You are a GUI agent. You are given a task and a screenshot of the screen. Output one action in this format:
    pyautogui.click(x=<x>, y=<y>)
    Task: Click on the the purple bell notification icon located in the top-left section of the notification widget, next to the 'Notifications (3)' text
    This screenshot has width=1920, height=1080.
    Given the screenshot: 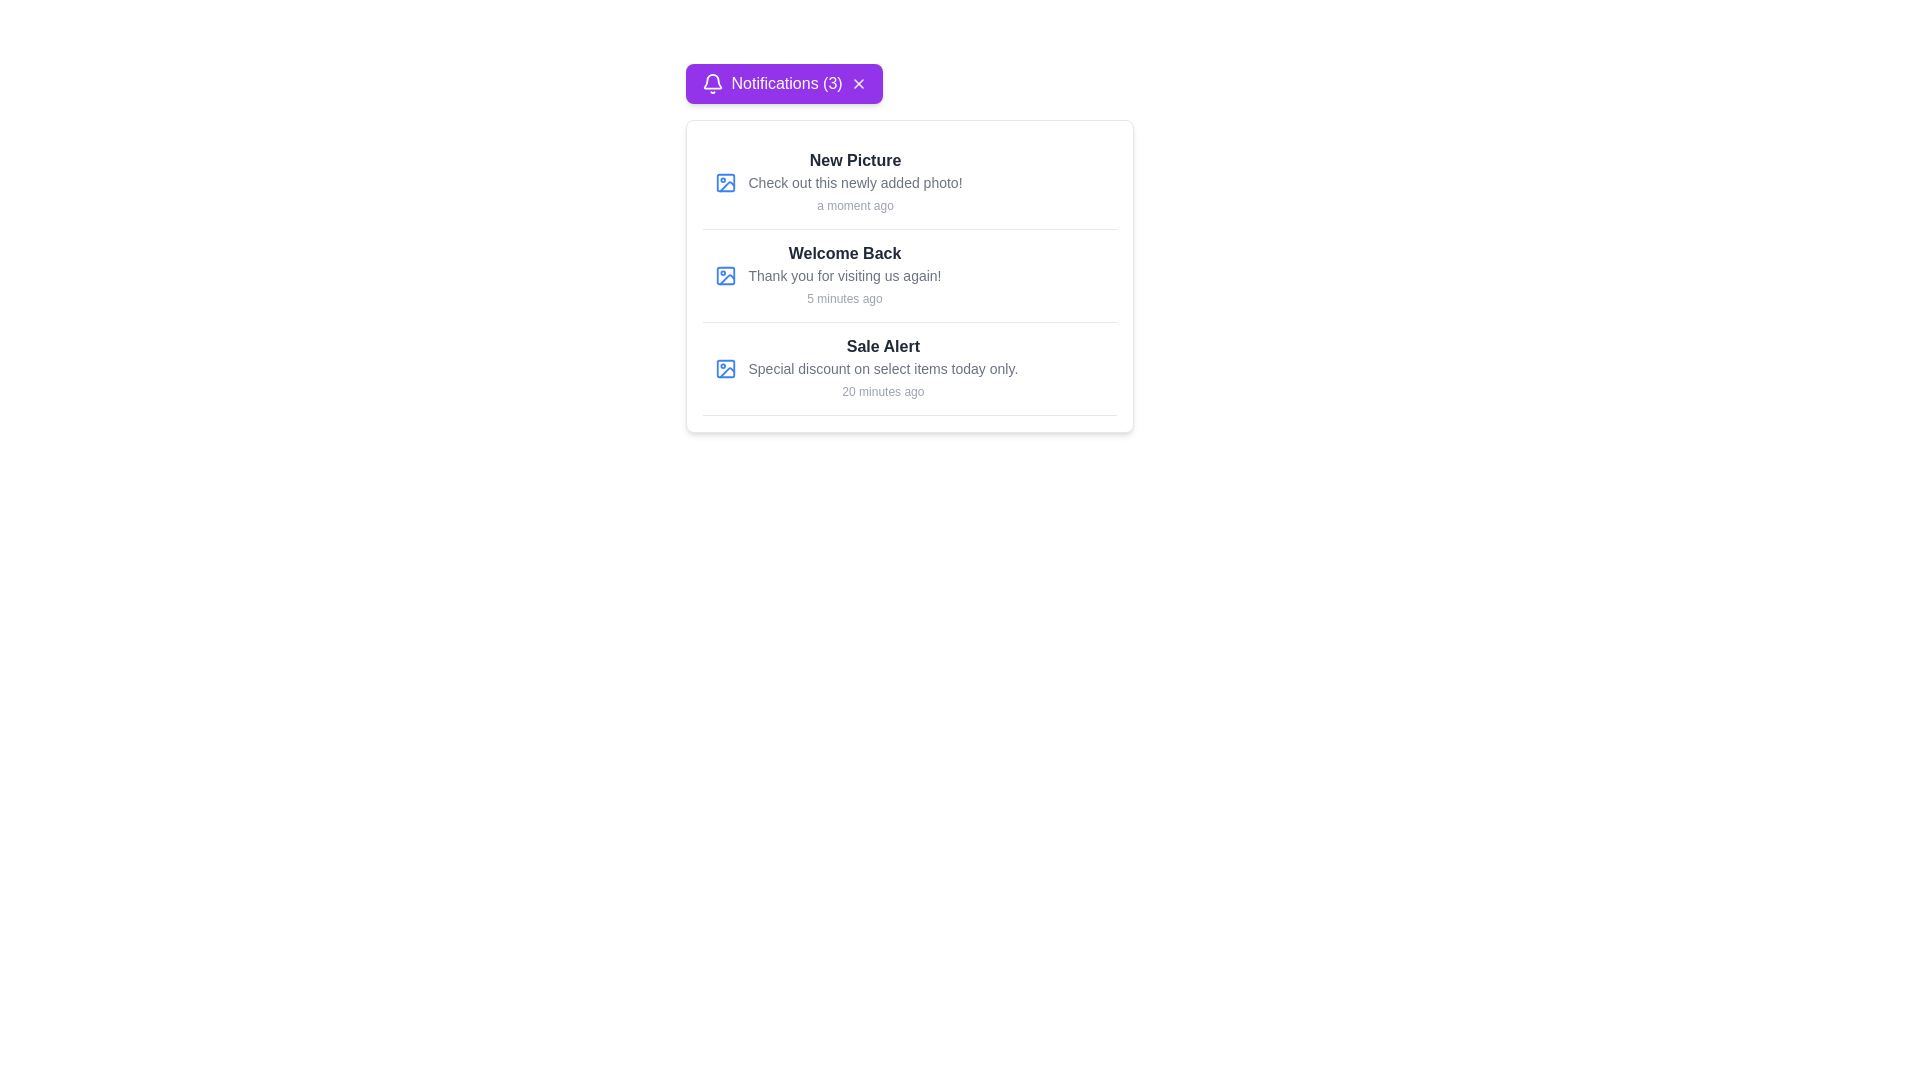 What is the action you would take?
    pyautogui.click(x=712, y=80)
    